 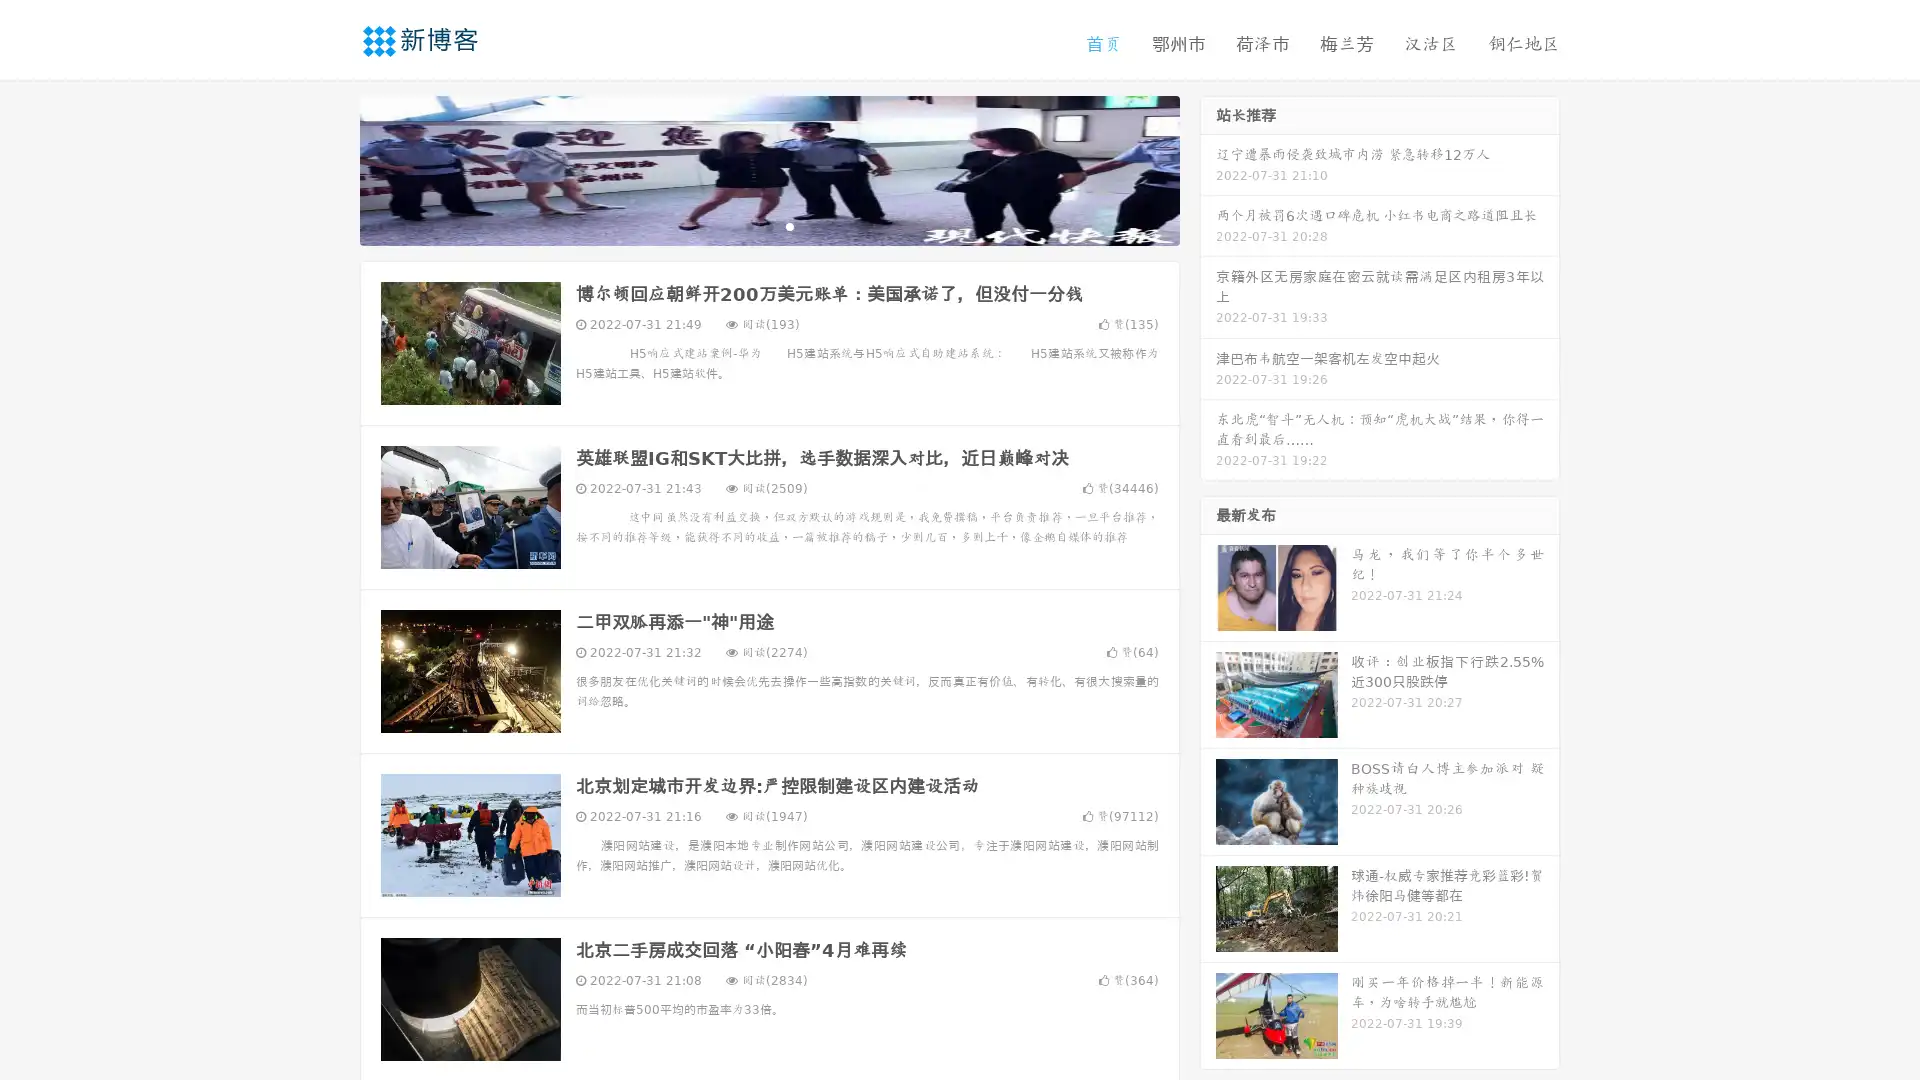 What do you see at coordinates (768, 225) in the screenshot?
I see `Go to slide 2` at bounding box center [768, 225].